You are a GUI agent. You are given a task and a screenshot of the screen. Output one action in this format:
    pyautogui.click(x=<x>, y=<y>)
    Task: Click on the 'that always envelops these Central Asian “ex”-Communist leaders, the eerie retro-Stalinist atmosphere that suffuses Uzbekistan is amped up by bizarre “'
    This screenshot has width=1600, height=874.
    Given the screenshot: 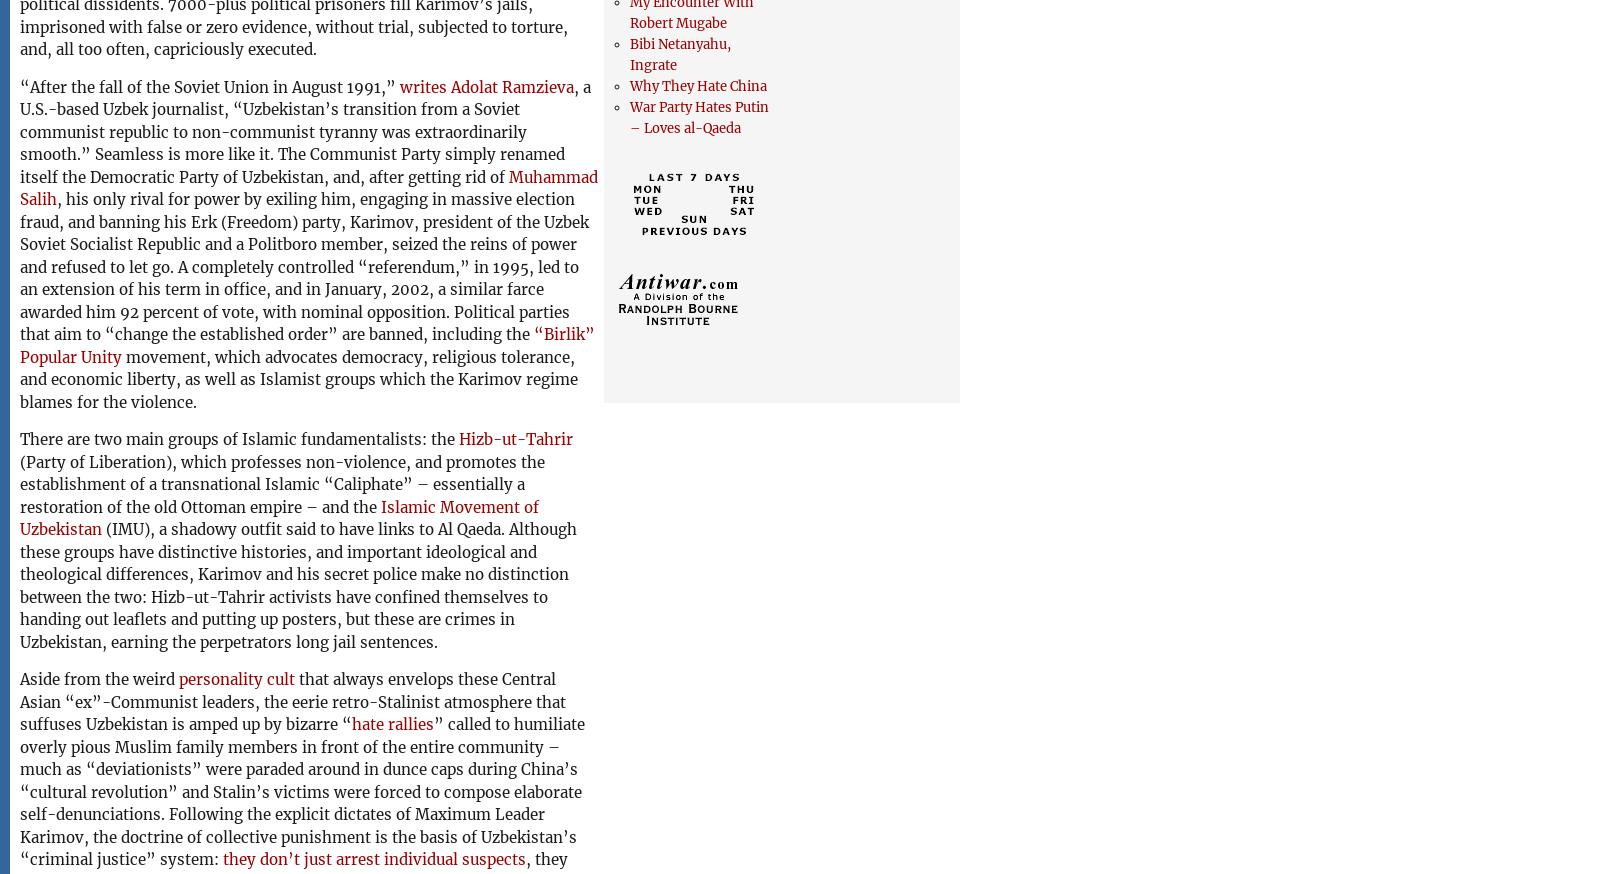 What is the action you would take?
    pyautogui.click(x=292, y=701)
    